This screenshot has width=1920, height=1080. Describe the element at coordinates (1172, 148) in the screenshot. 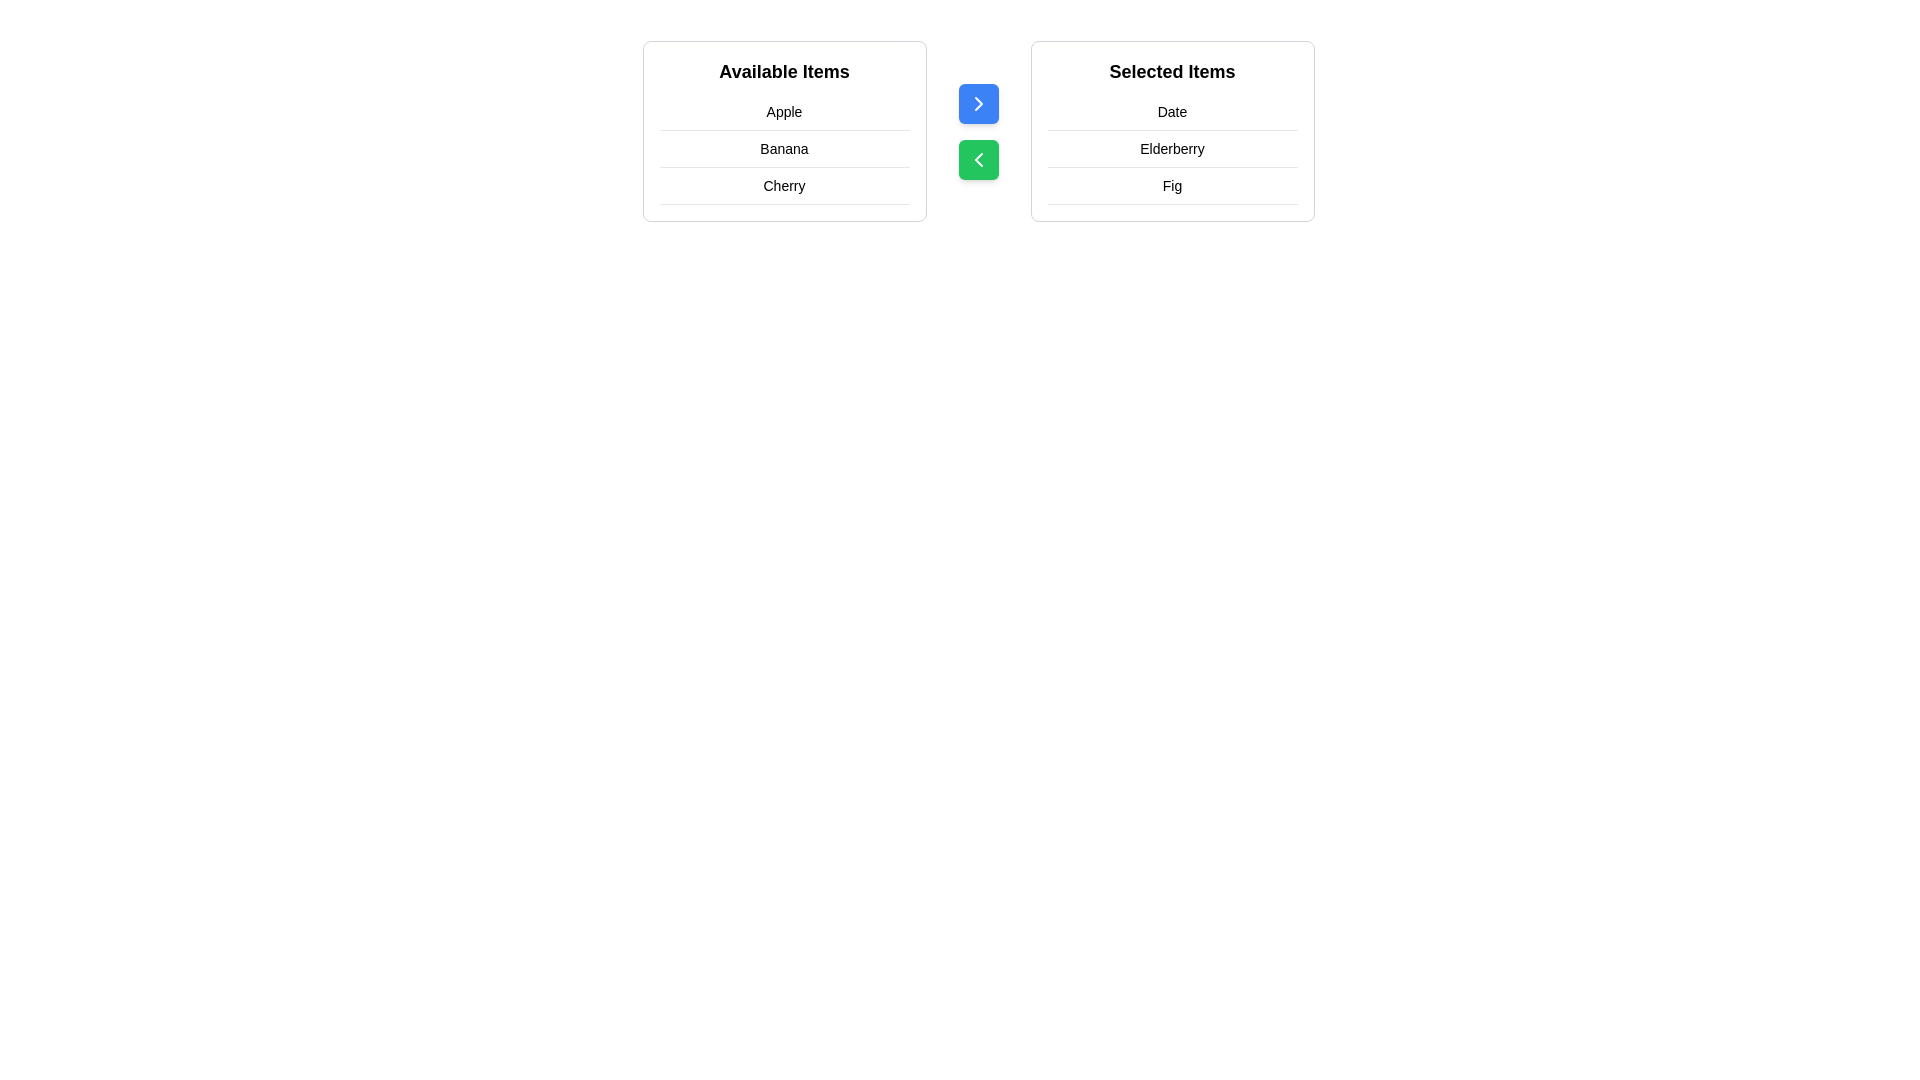

I see `the static text element that displays the second selected item in the 'Selected Items' section, positioned below 'Date' and above 'Fig'` at that location.